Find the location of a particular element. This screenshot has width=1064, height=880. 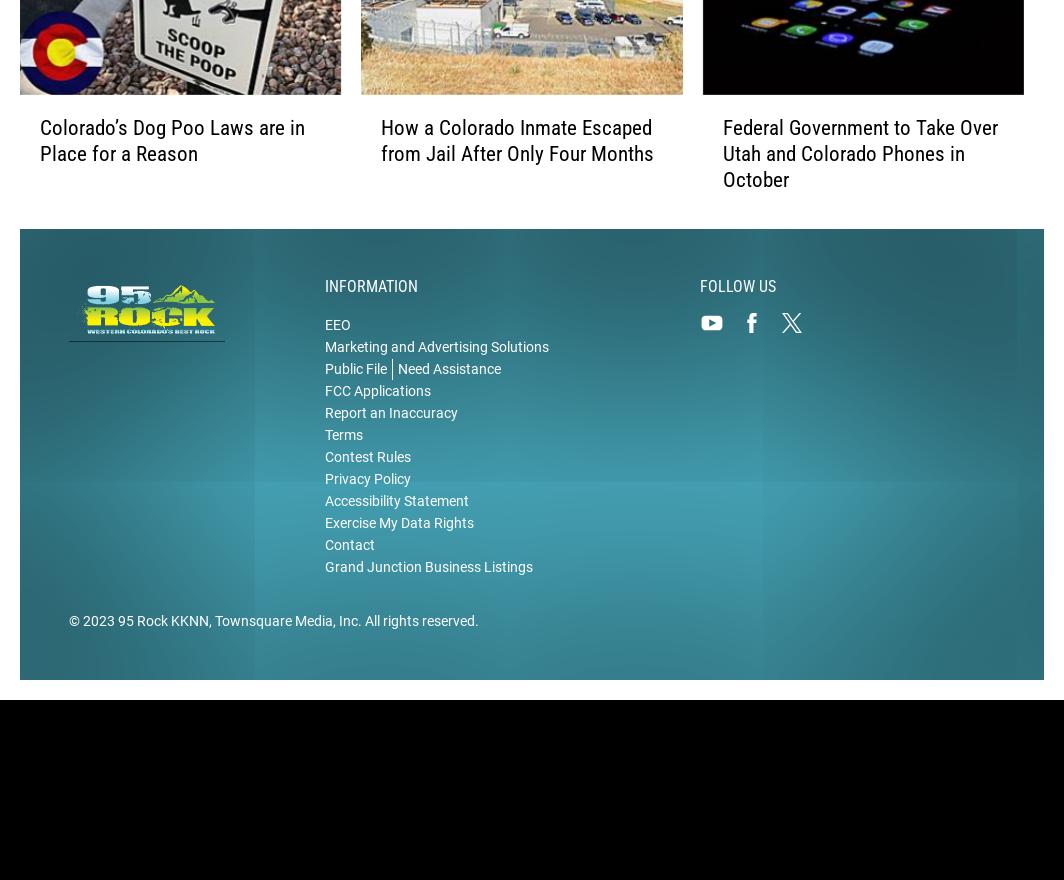

'Federal Government to Take Over Utah and Colorado Phones in October' is located at coordinates (859, 153).